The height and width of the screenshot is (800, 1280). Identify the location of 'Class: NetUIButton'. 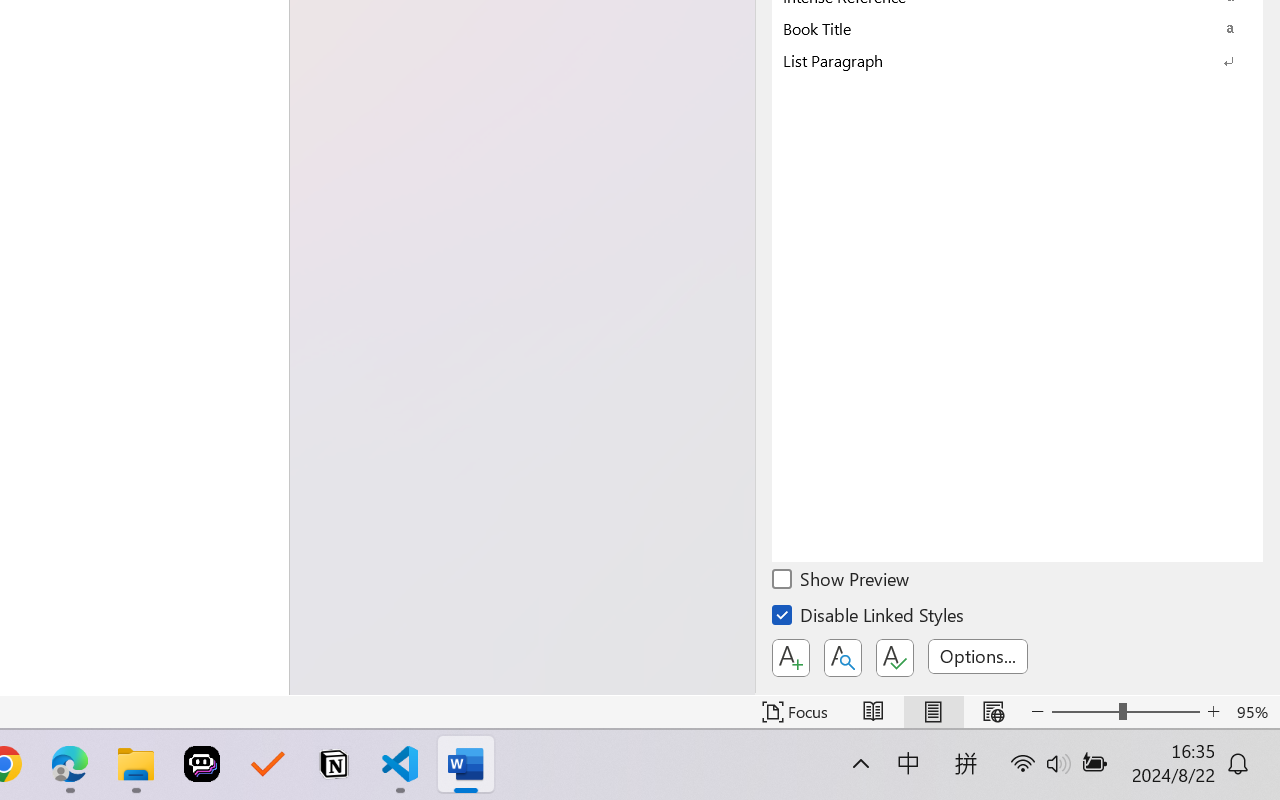
(893, 657).